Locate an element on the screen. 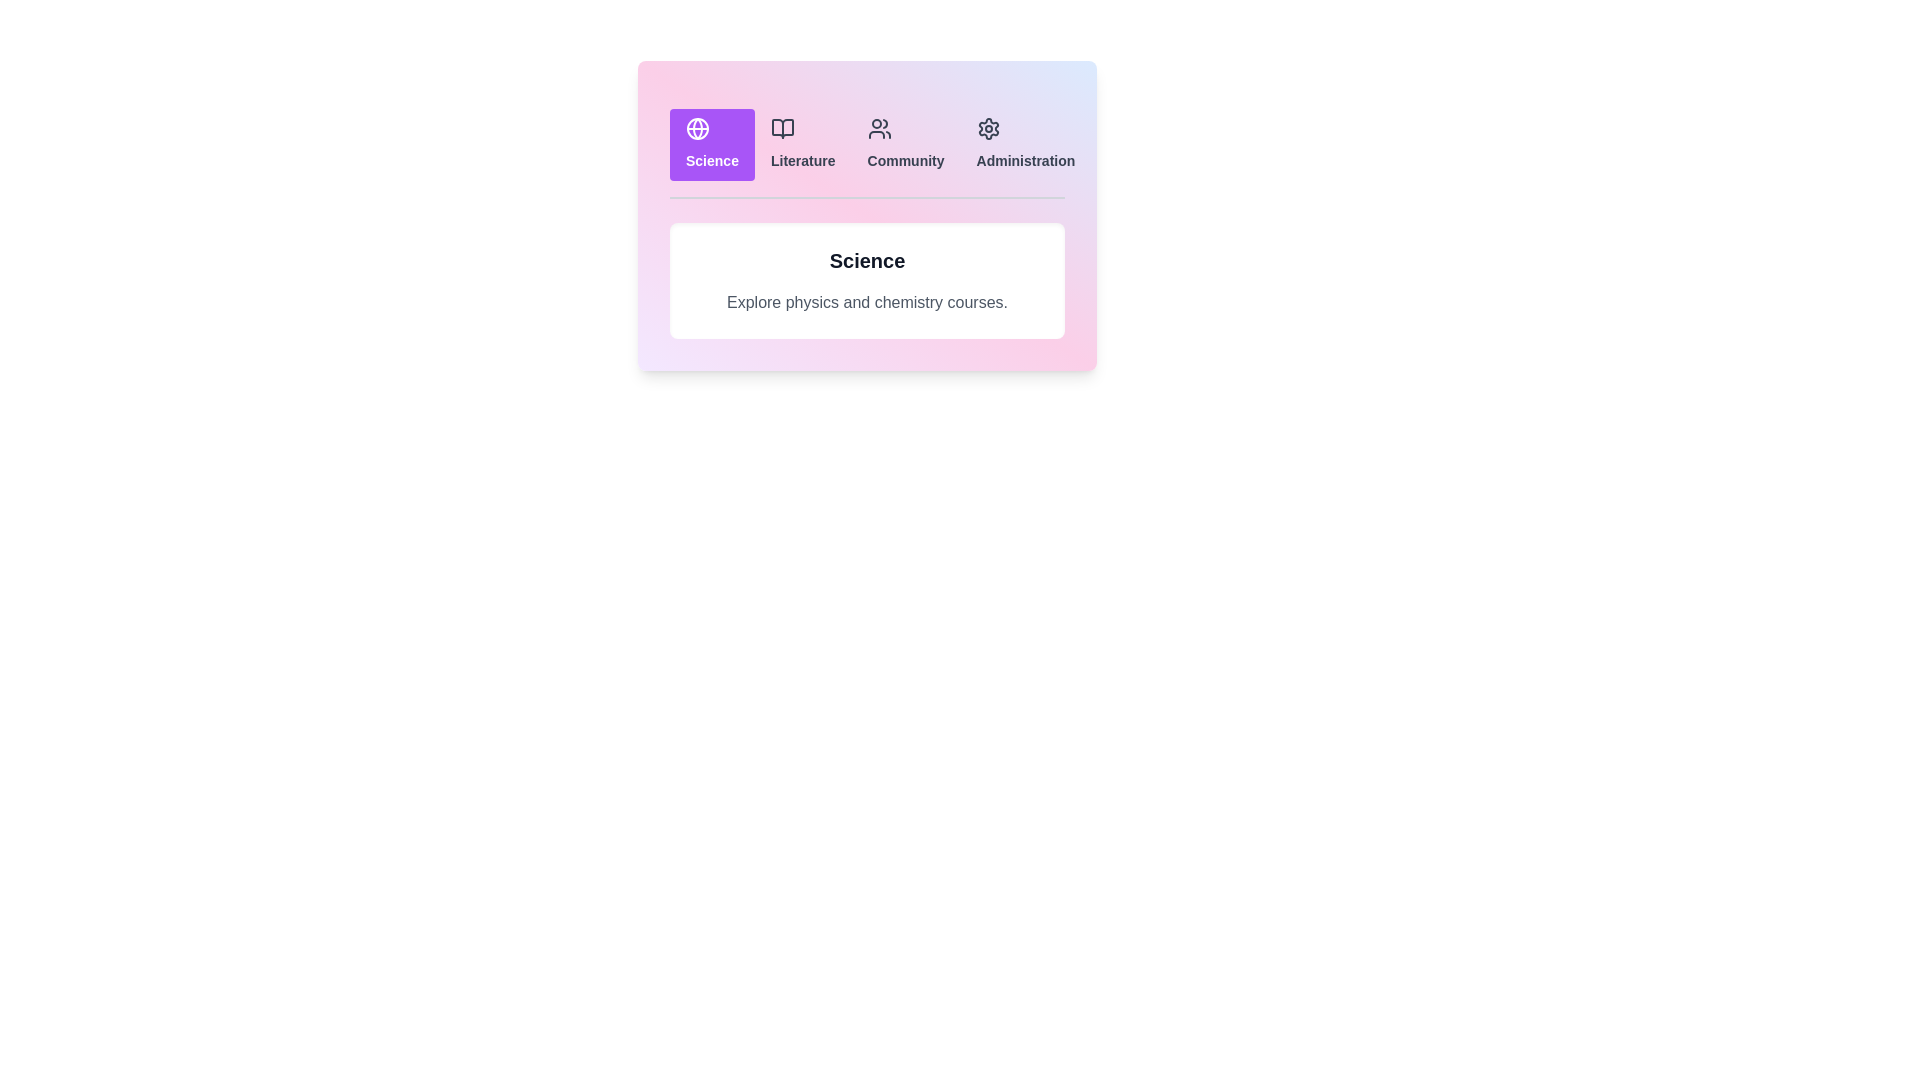 The height and width of the screenshot is (1080, 1920). the icon for the Administration tab is located at coordinates (988, 128).